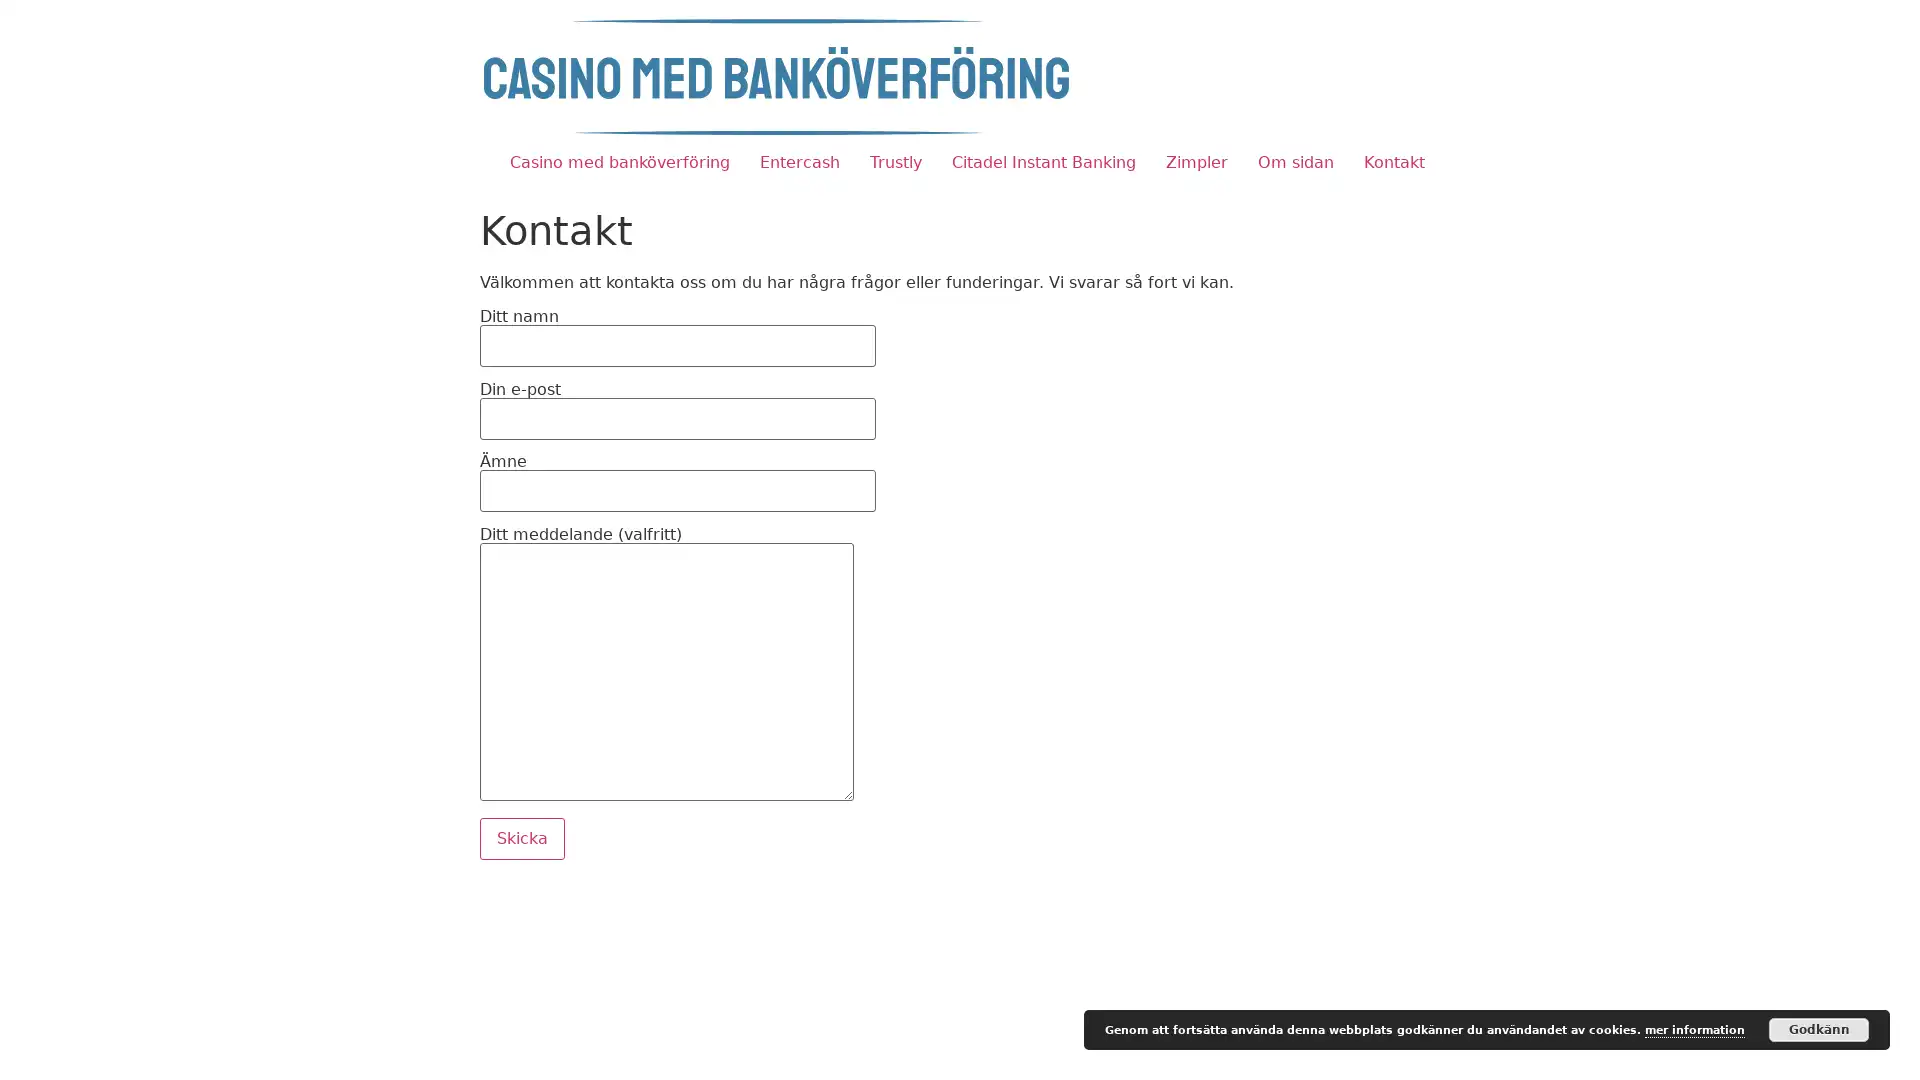  What do you see at coordinates (522, 837) in the screenshot?
I see `Skicka` at bounding box center [522, 837].